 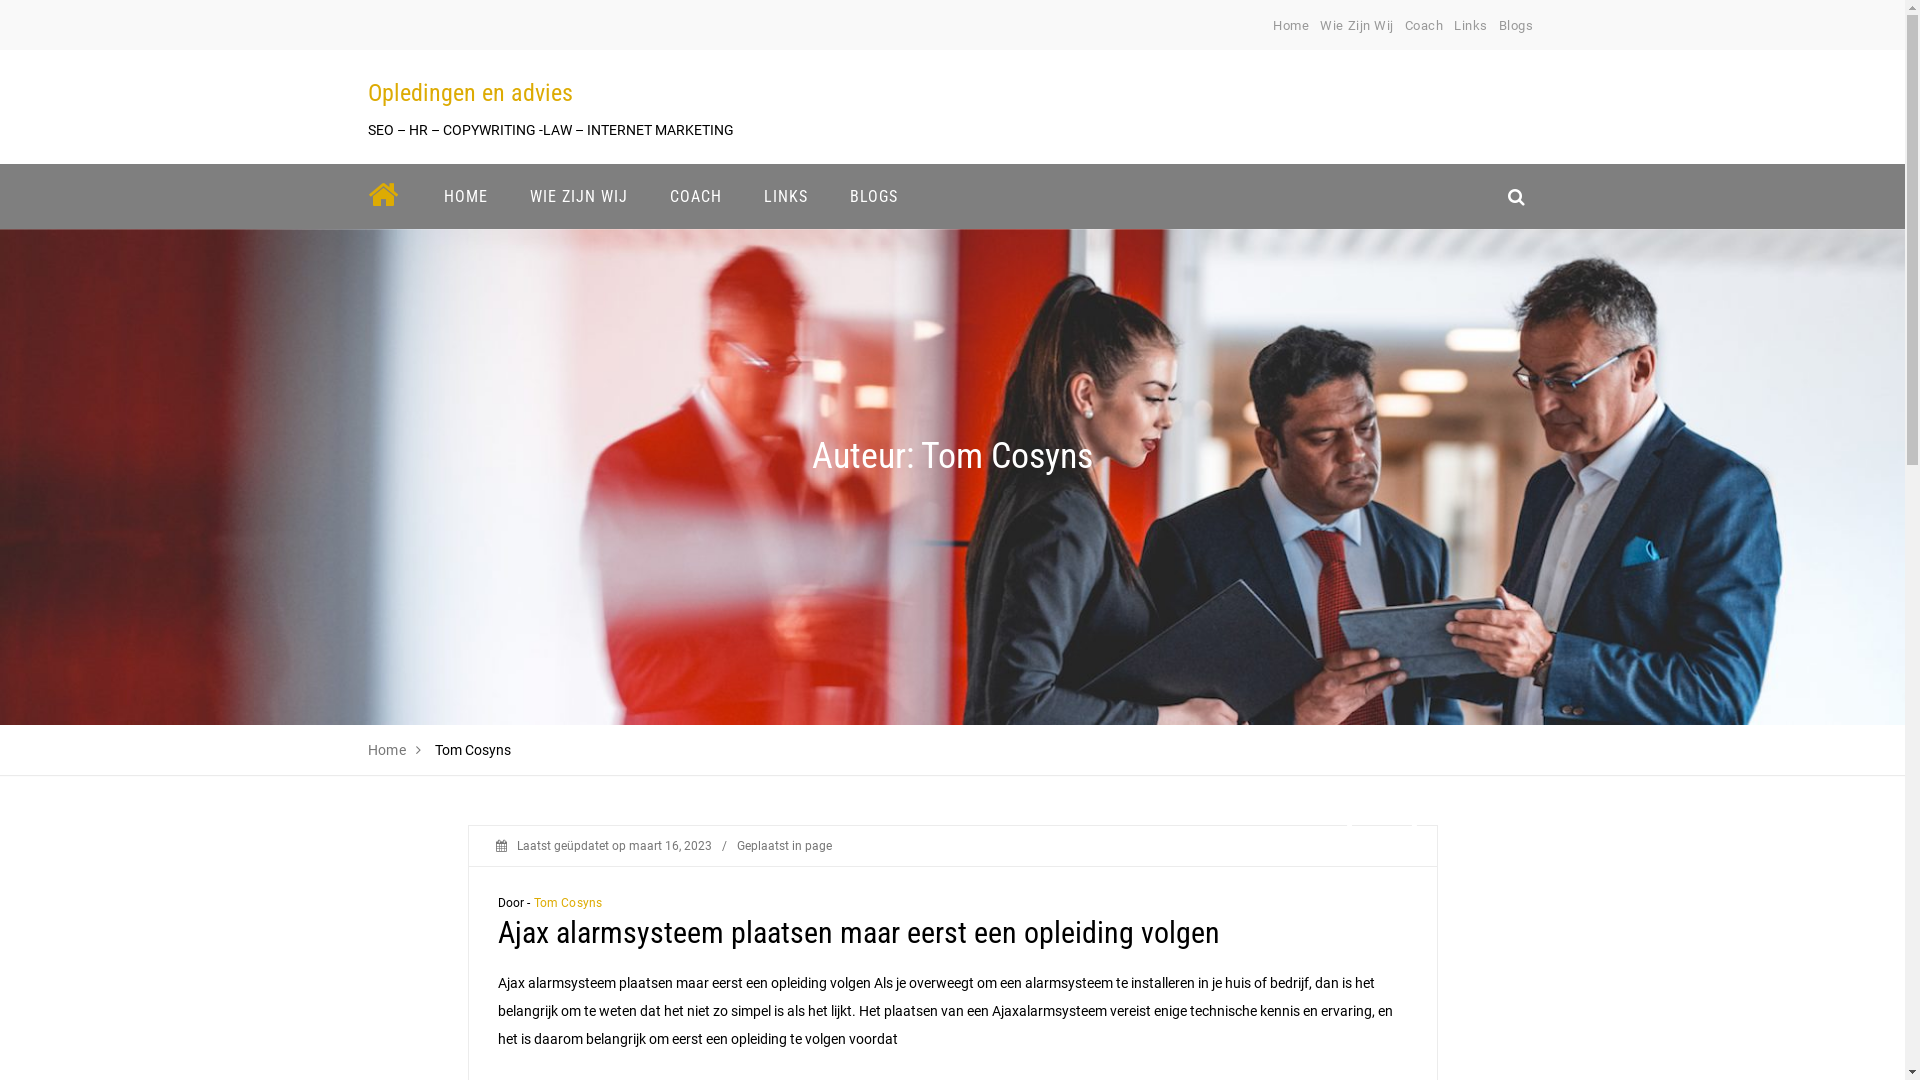 What do you see at coordinates (817, 845) in the screenshot?
I see `'page'` at bounding box center [817, 845].